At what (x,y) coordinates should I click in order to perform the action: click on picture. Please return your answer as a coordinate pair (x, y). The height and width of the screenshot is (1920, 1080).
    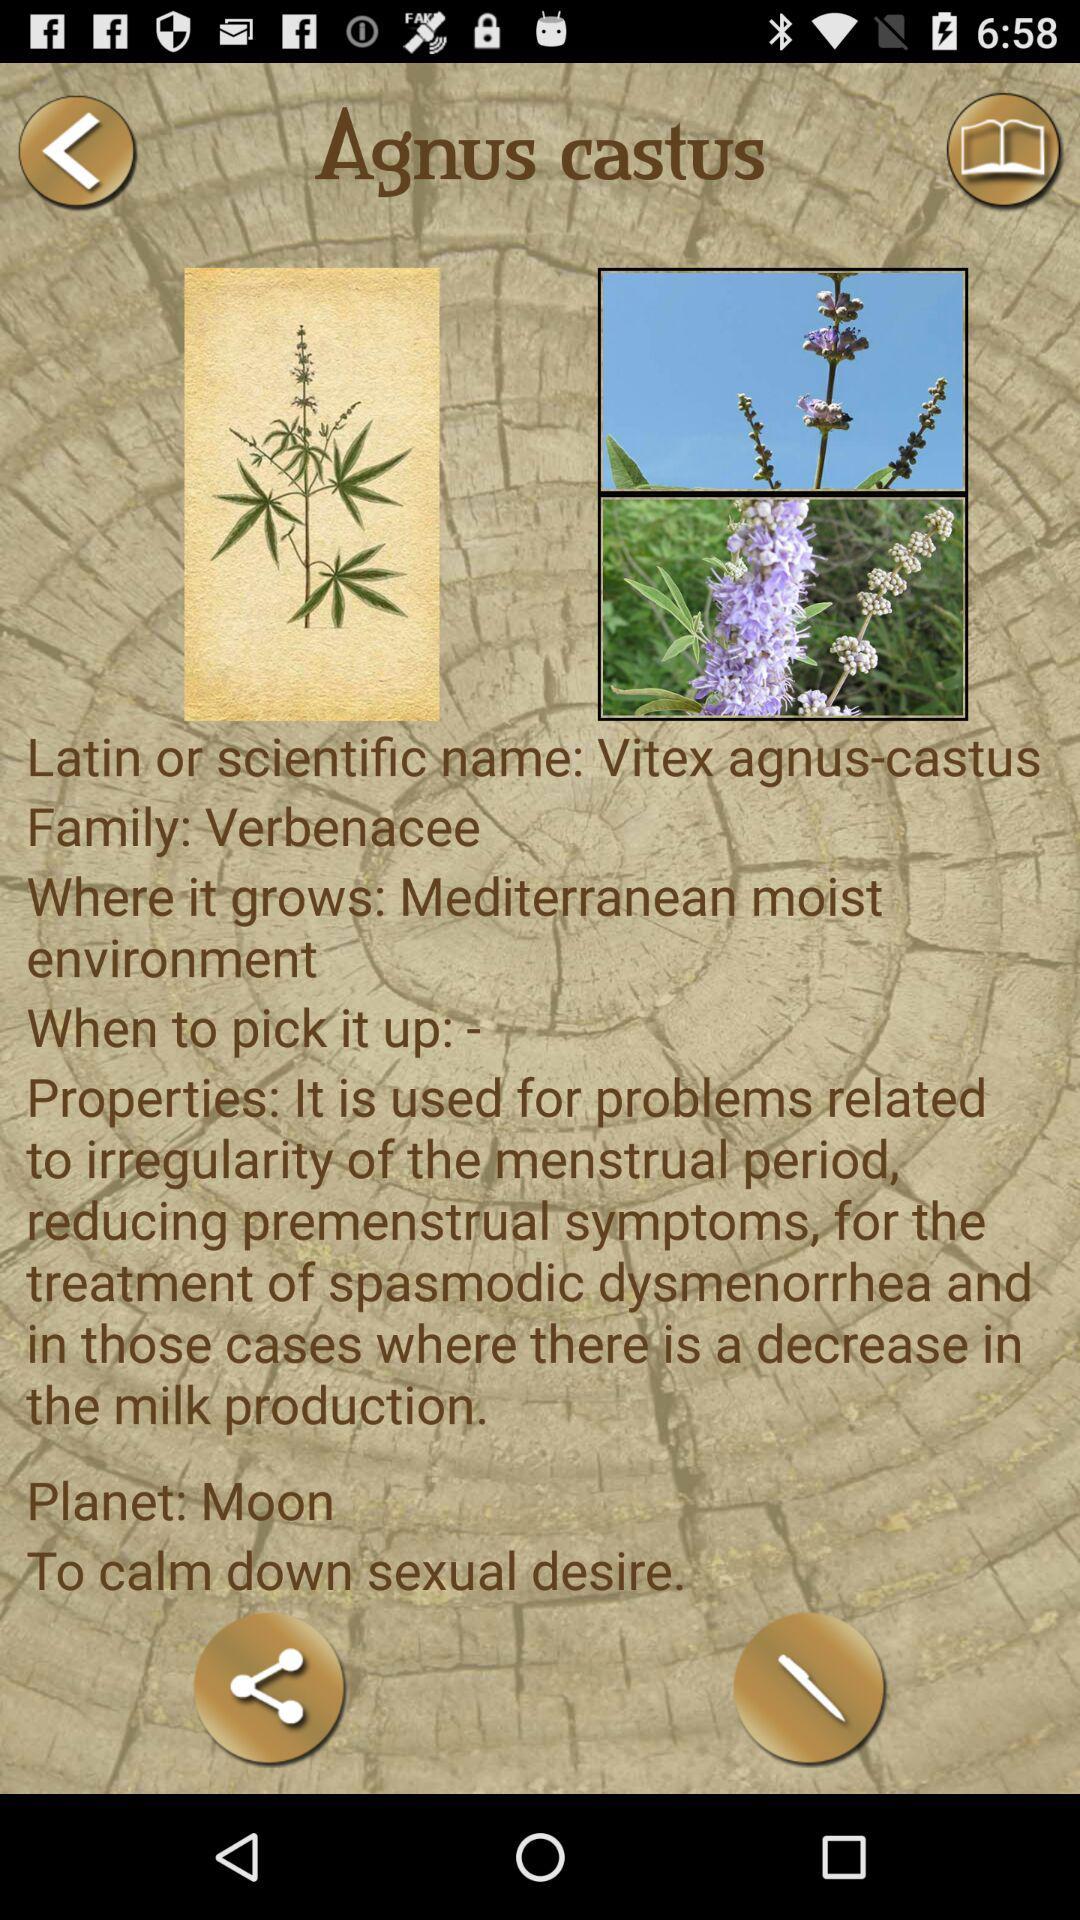
    Looking at the image, I should click on (782, 380).